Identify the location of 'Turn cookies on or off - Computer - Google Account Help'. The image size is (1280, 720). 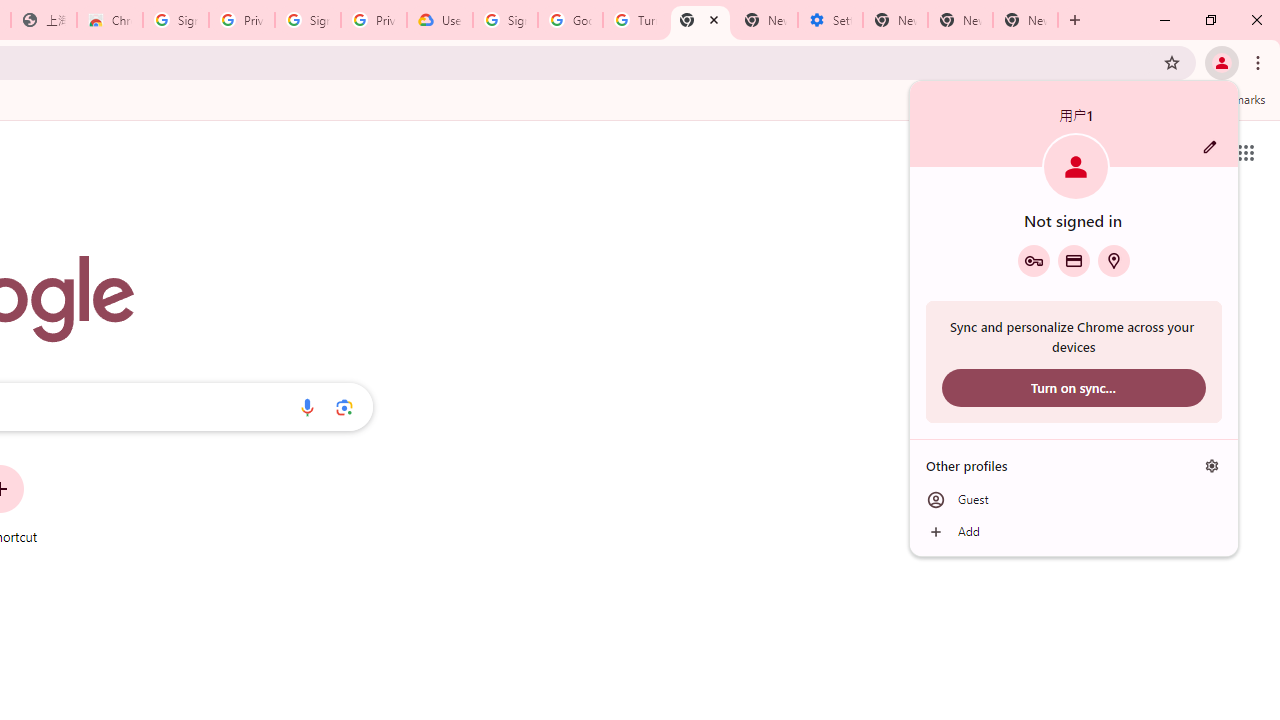
(634, 20).